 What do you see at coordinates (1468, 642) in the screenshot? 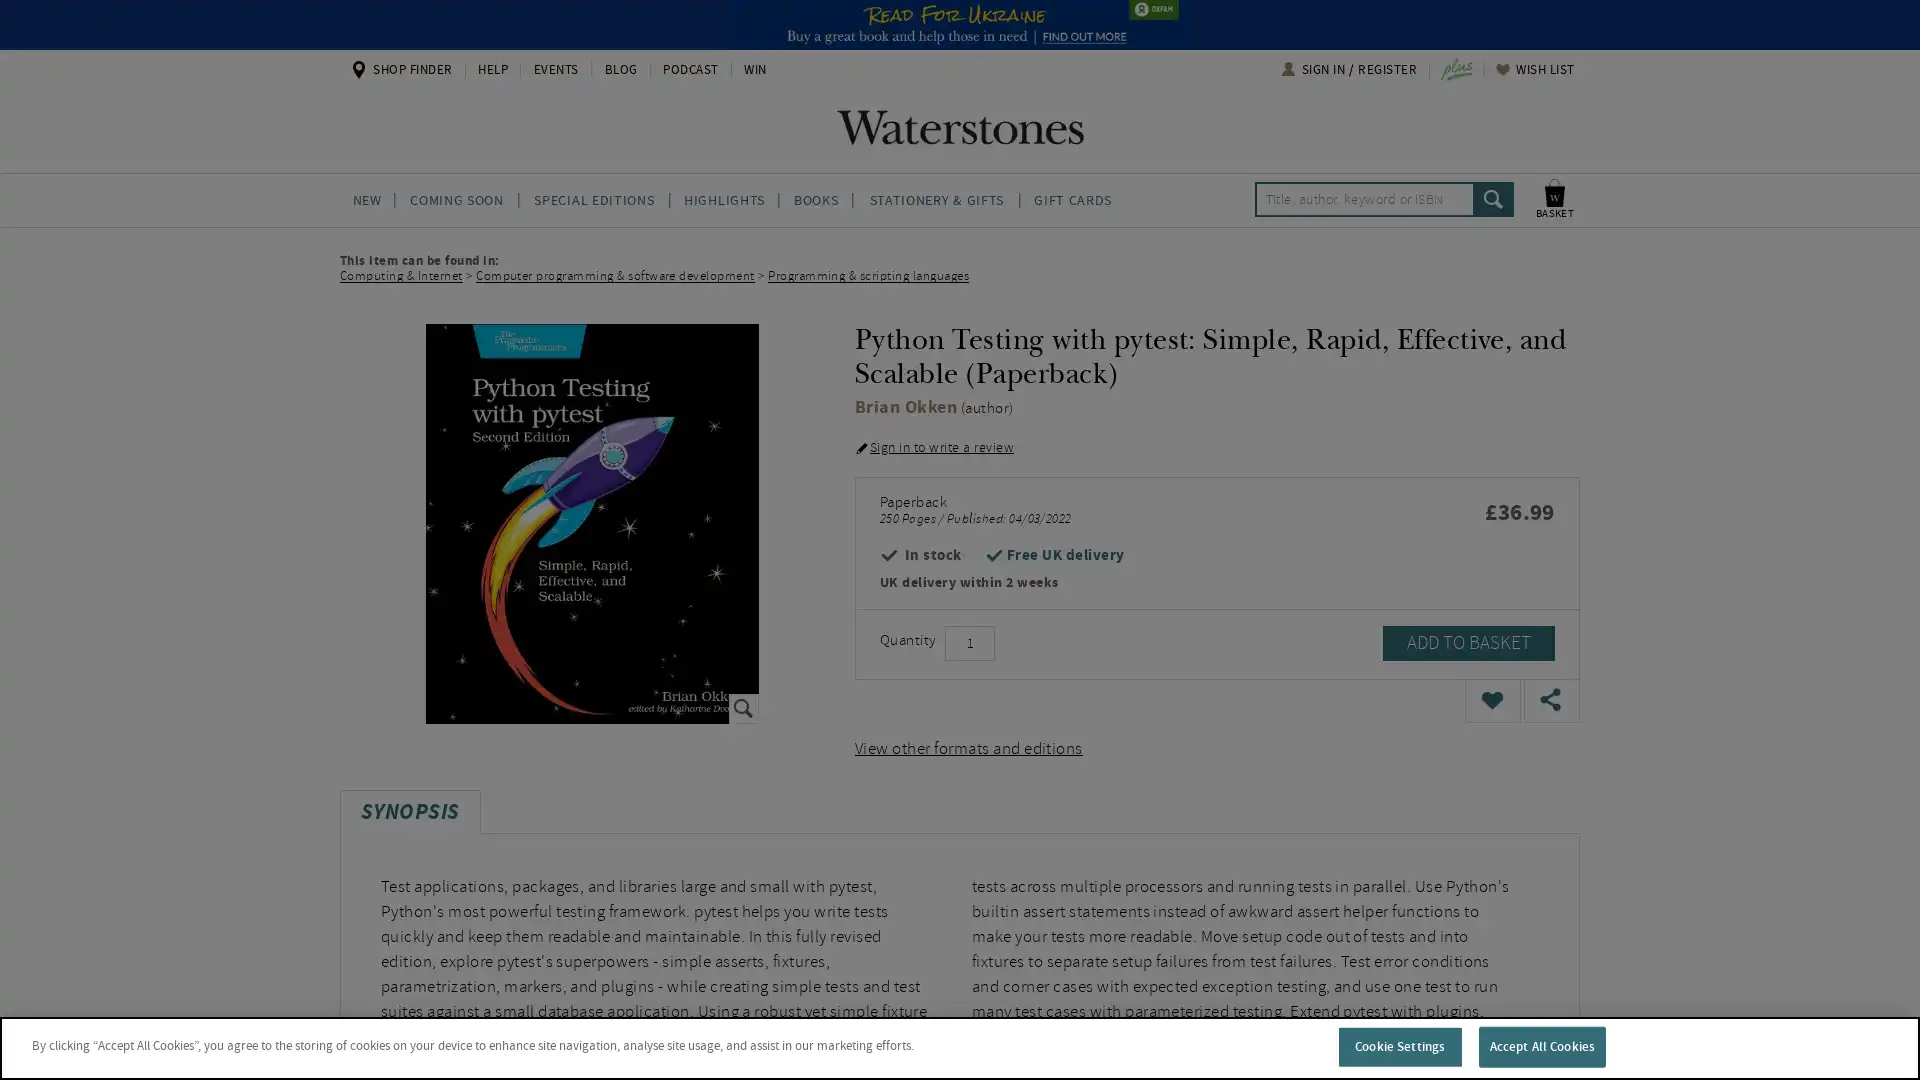
I see `ADD TO BASKET` at bounding box center [1468, 642].